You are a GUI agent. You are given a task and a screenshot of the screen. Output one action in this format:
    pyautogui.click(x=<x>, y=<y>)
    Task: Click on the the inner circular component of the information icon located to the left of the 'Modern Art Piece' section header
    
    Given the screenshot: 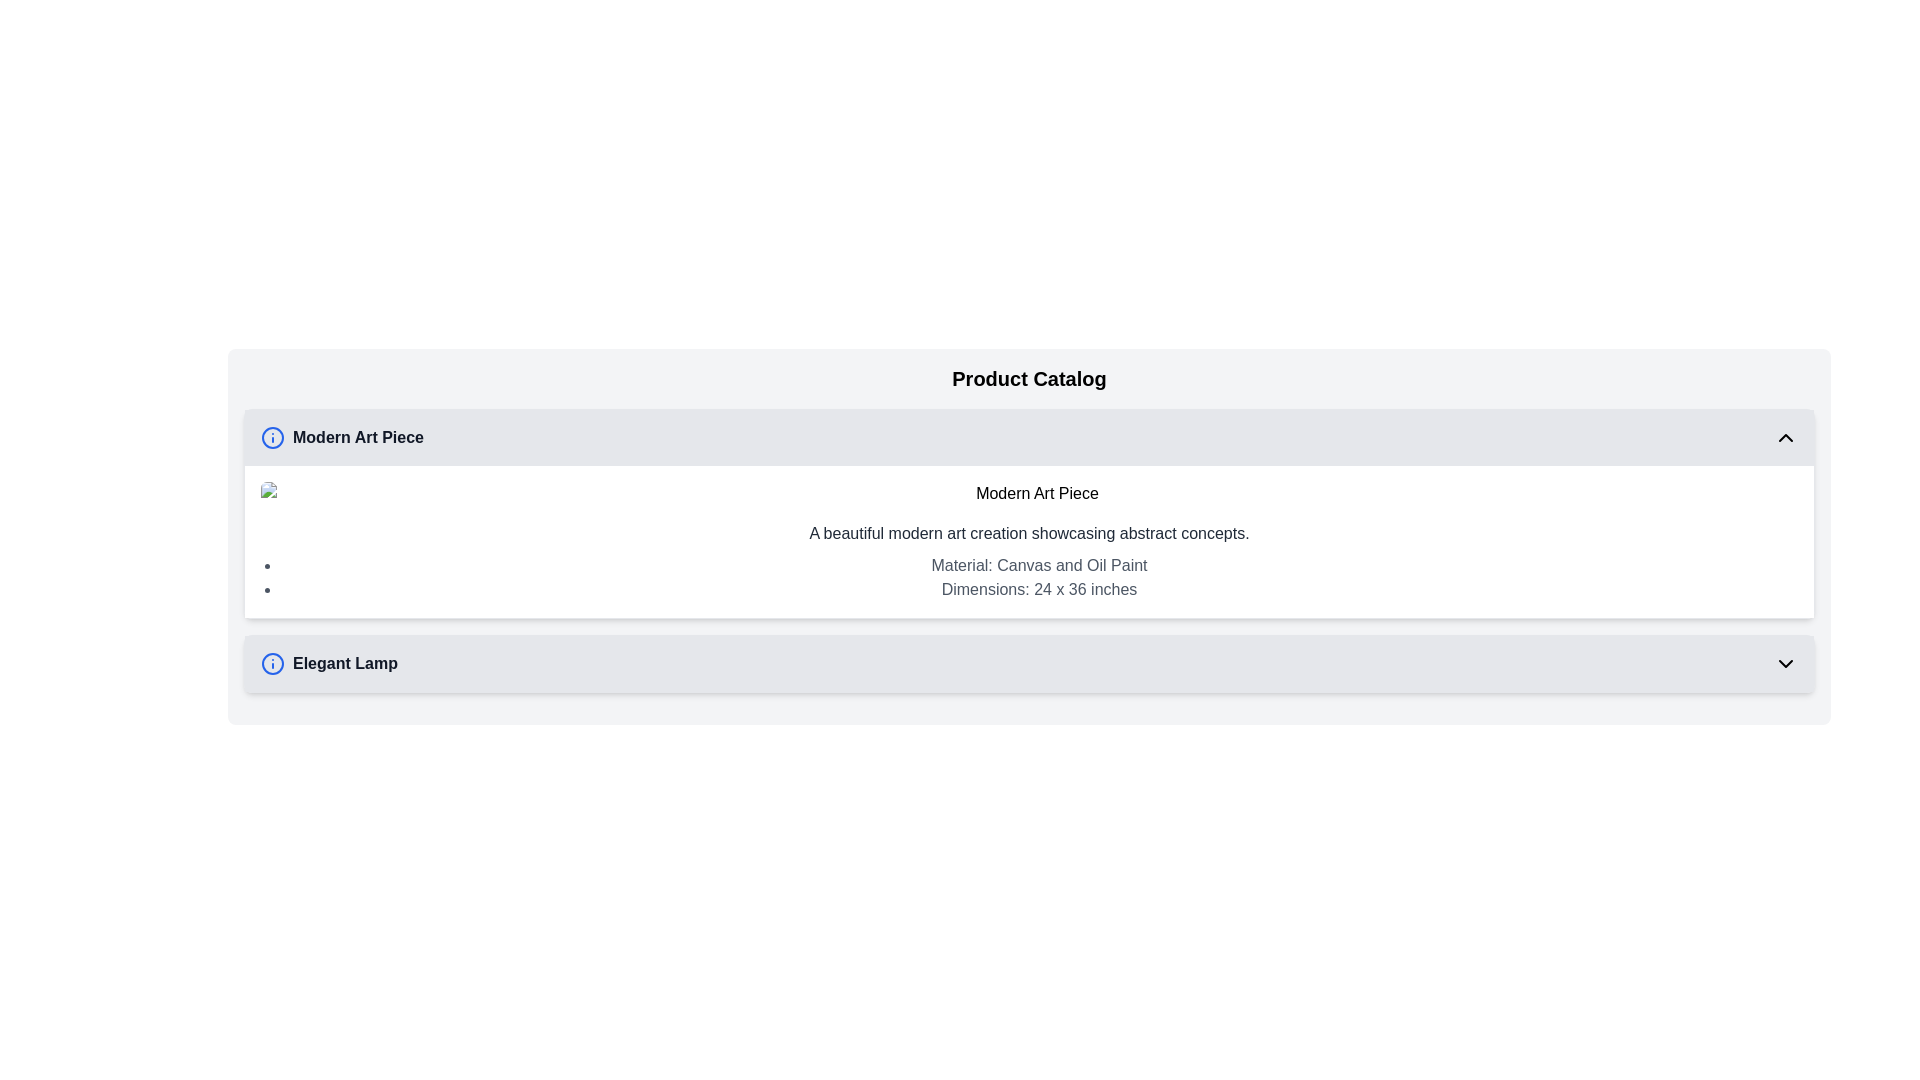 What is the action you would take?
    pyautogui.click(x=272, y=663)
    